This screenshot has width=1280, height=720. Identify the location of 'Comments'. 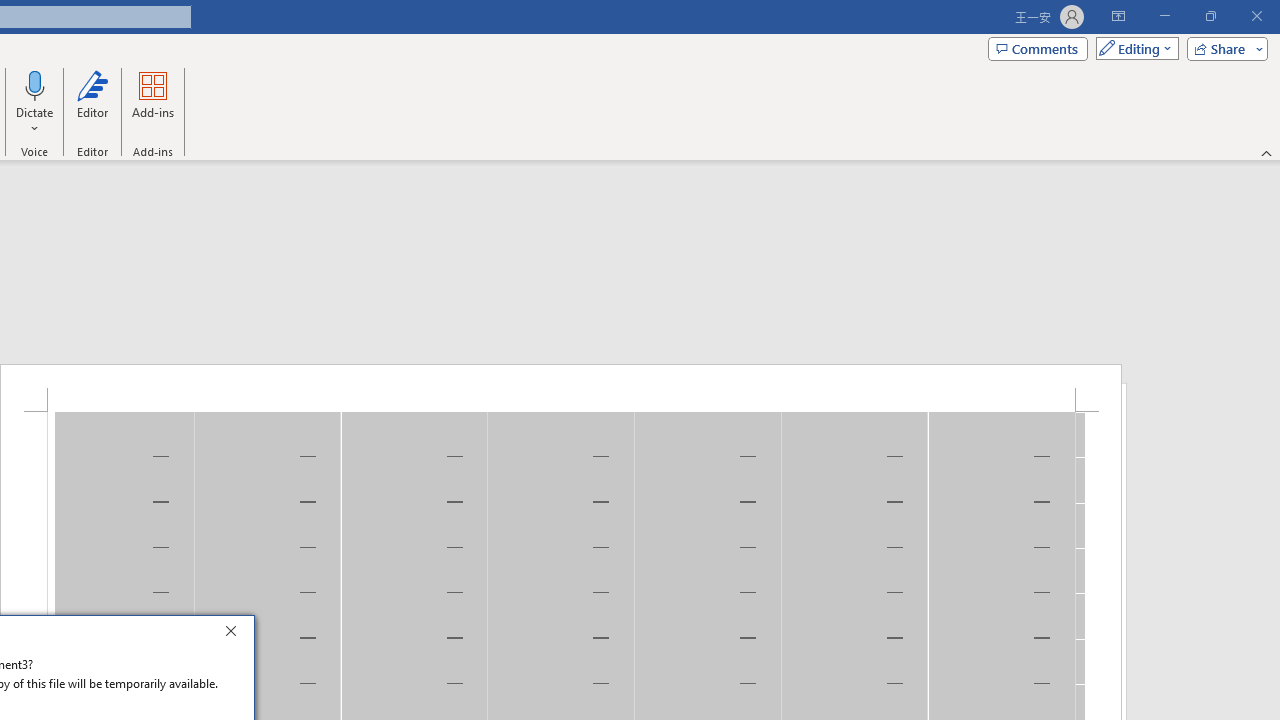
(1038, 47).